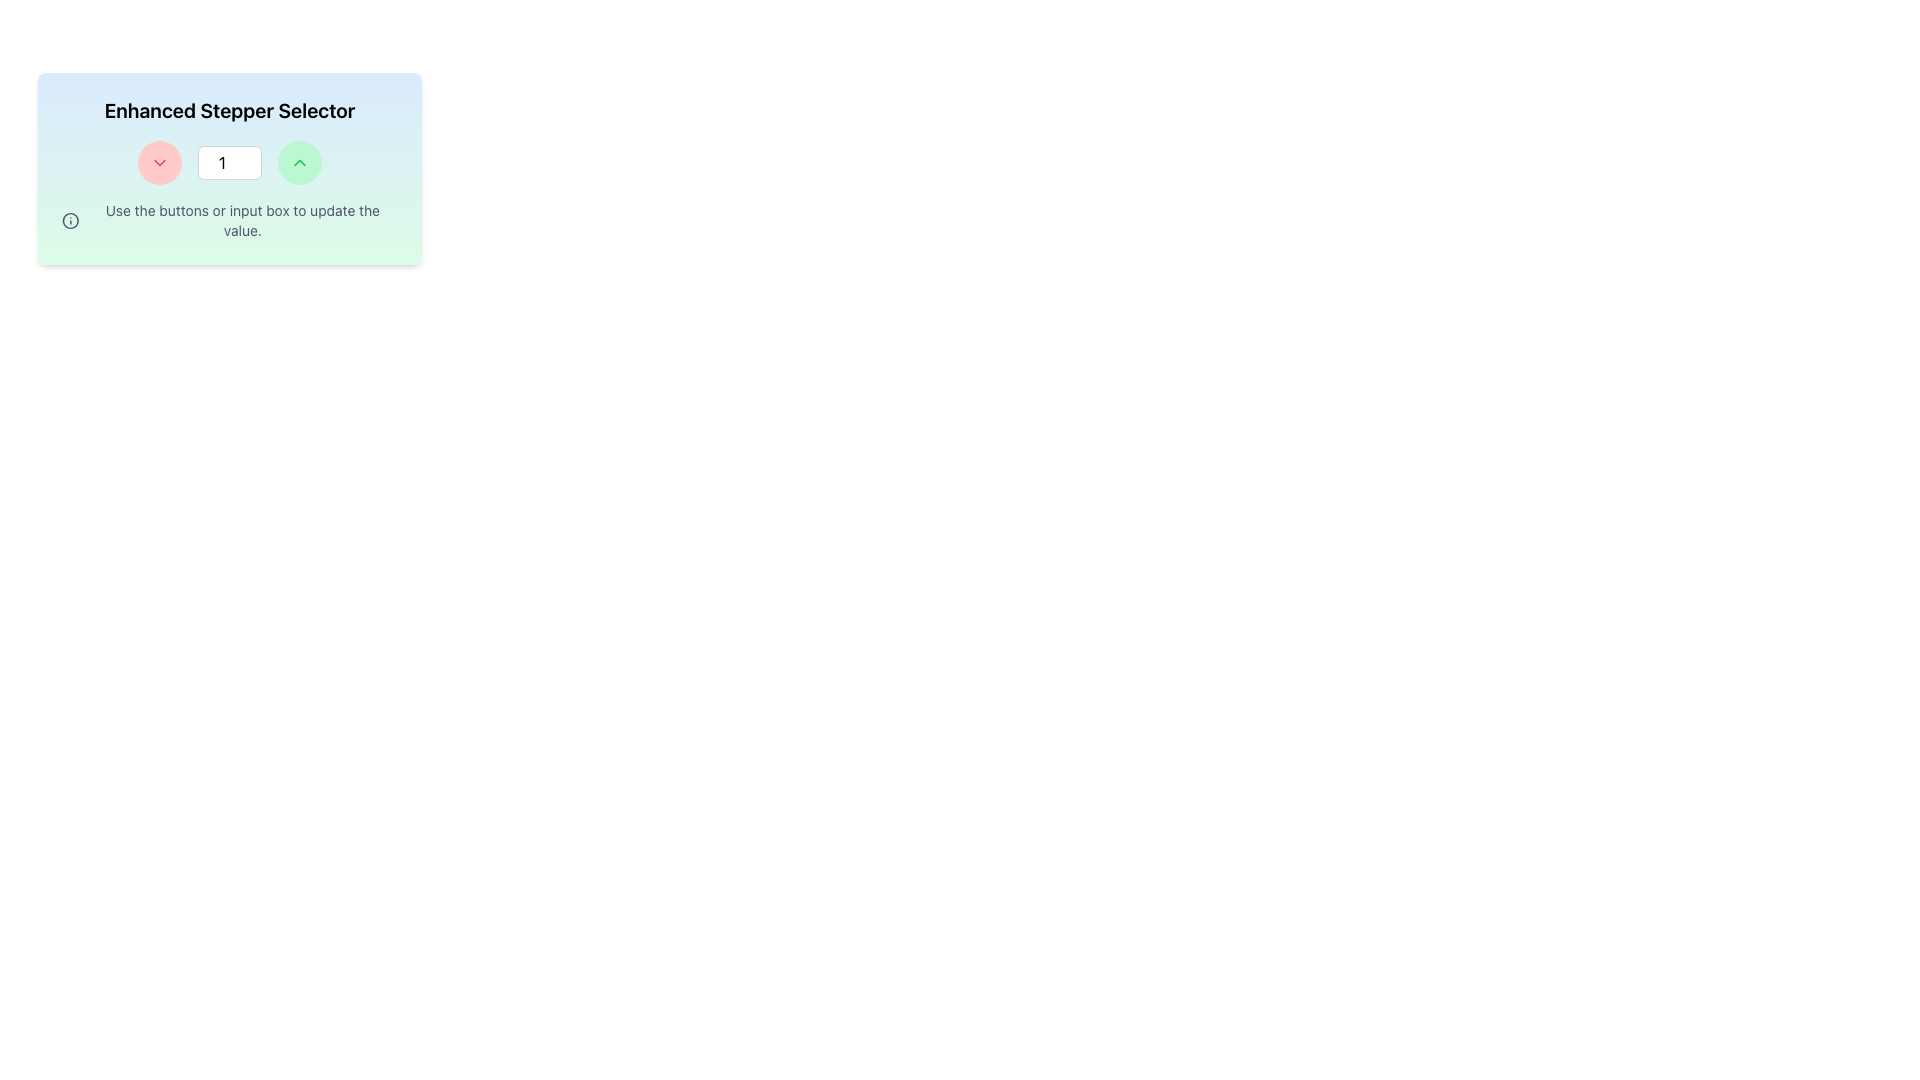  What do you see at coordinates (298, 161) in the screenshot?
I see `the circular button with a light green background and an upward-pointing chevron icon to increase the value` at bounding box center [298, 161].